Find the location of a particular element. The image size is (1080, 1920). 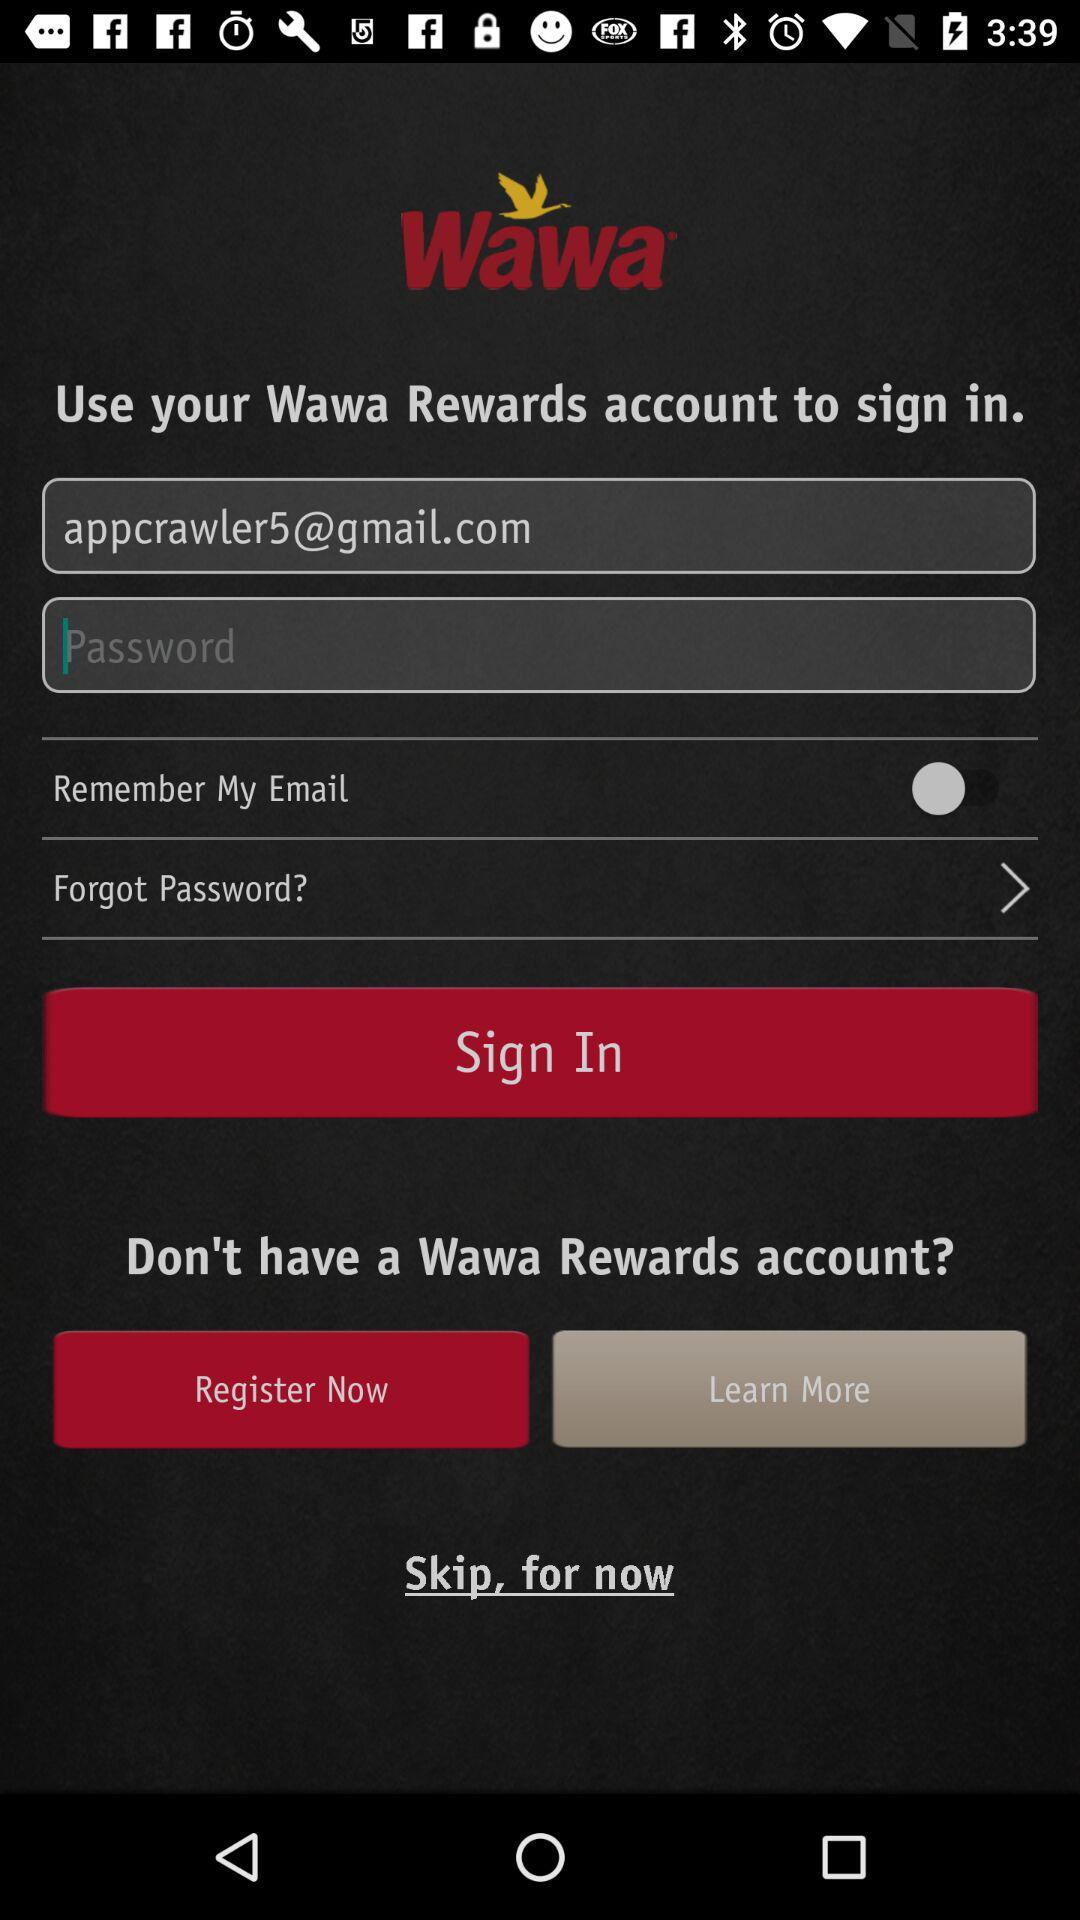

the forgot password? icon is located at coordinates (522, 887).